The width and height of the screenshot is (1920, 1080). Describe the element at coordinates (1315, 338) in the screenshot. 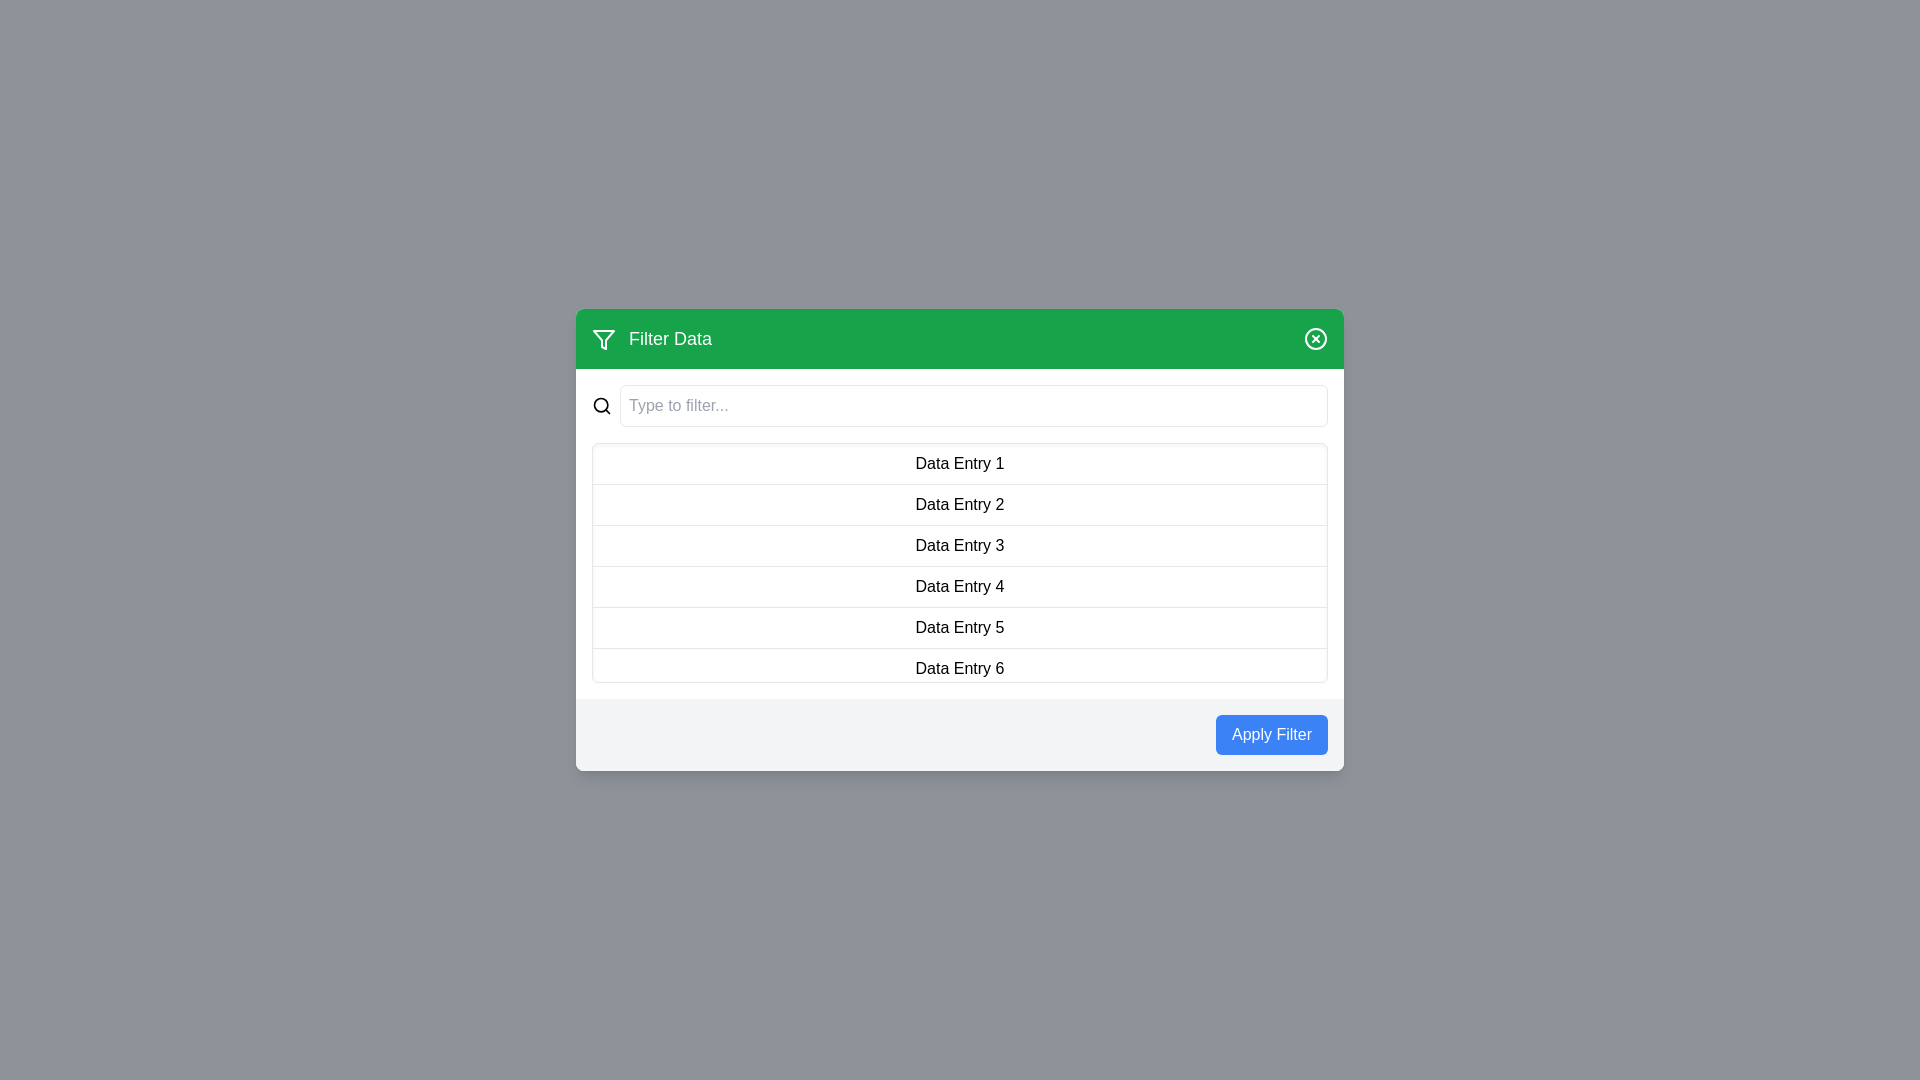

I see `close button to dismiss the dialog` at that location.